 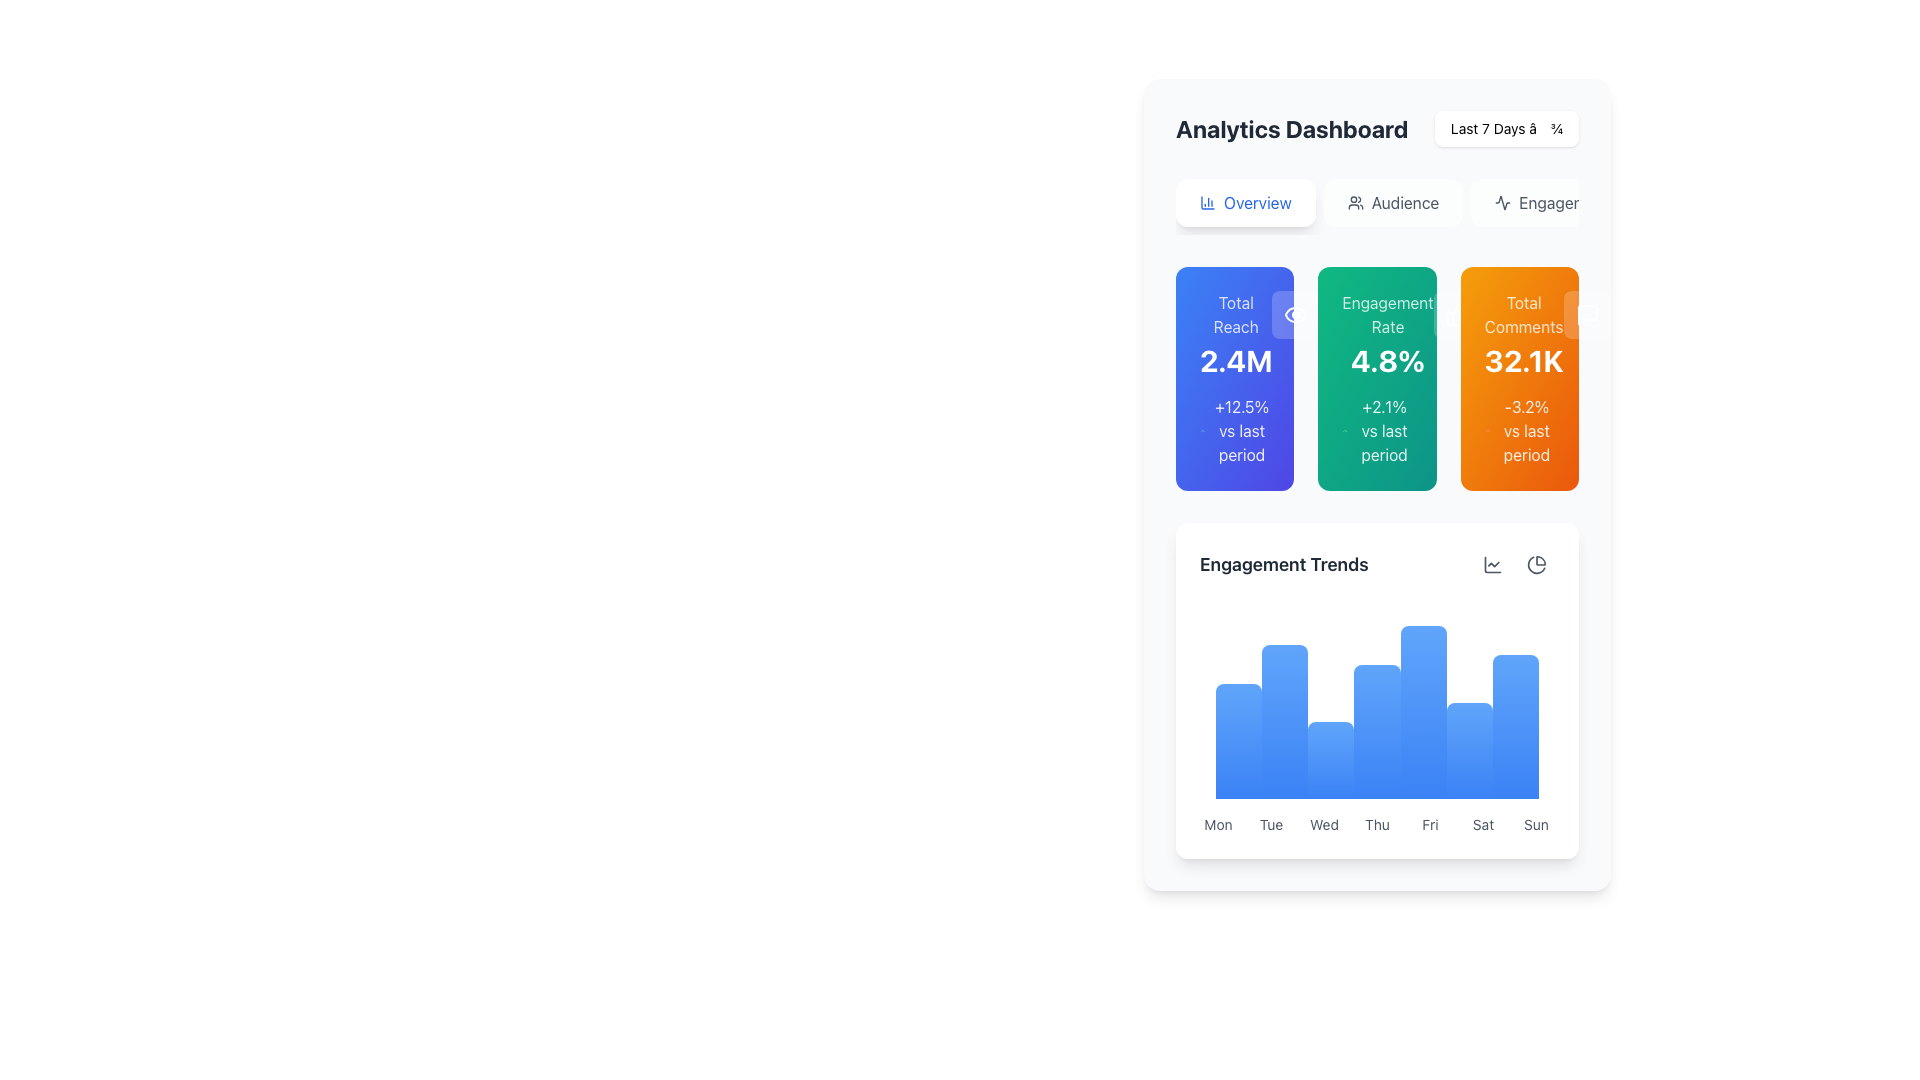 I want to click on the label representing 'Sunday' in the 'Engagement Trends' section, which is the last element in a 7-column grid layout, so click(x=1535, y=825).